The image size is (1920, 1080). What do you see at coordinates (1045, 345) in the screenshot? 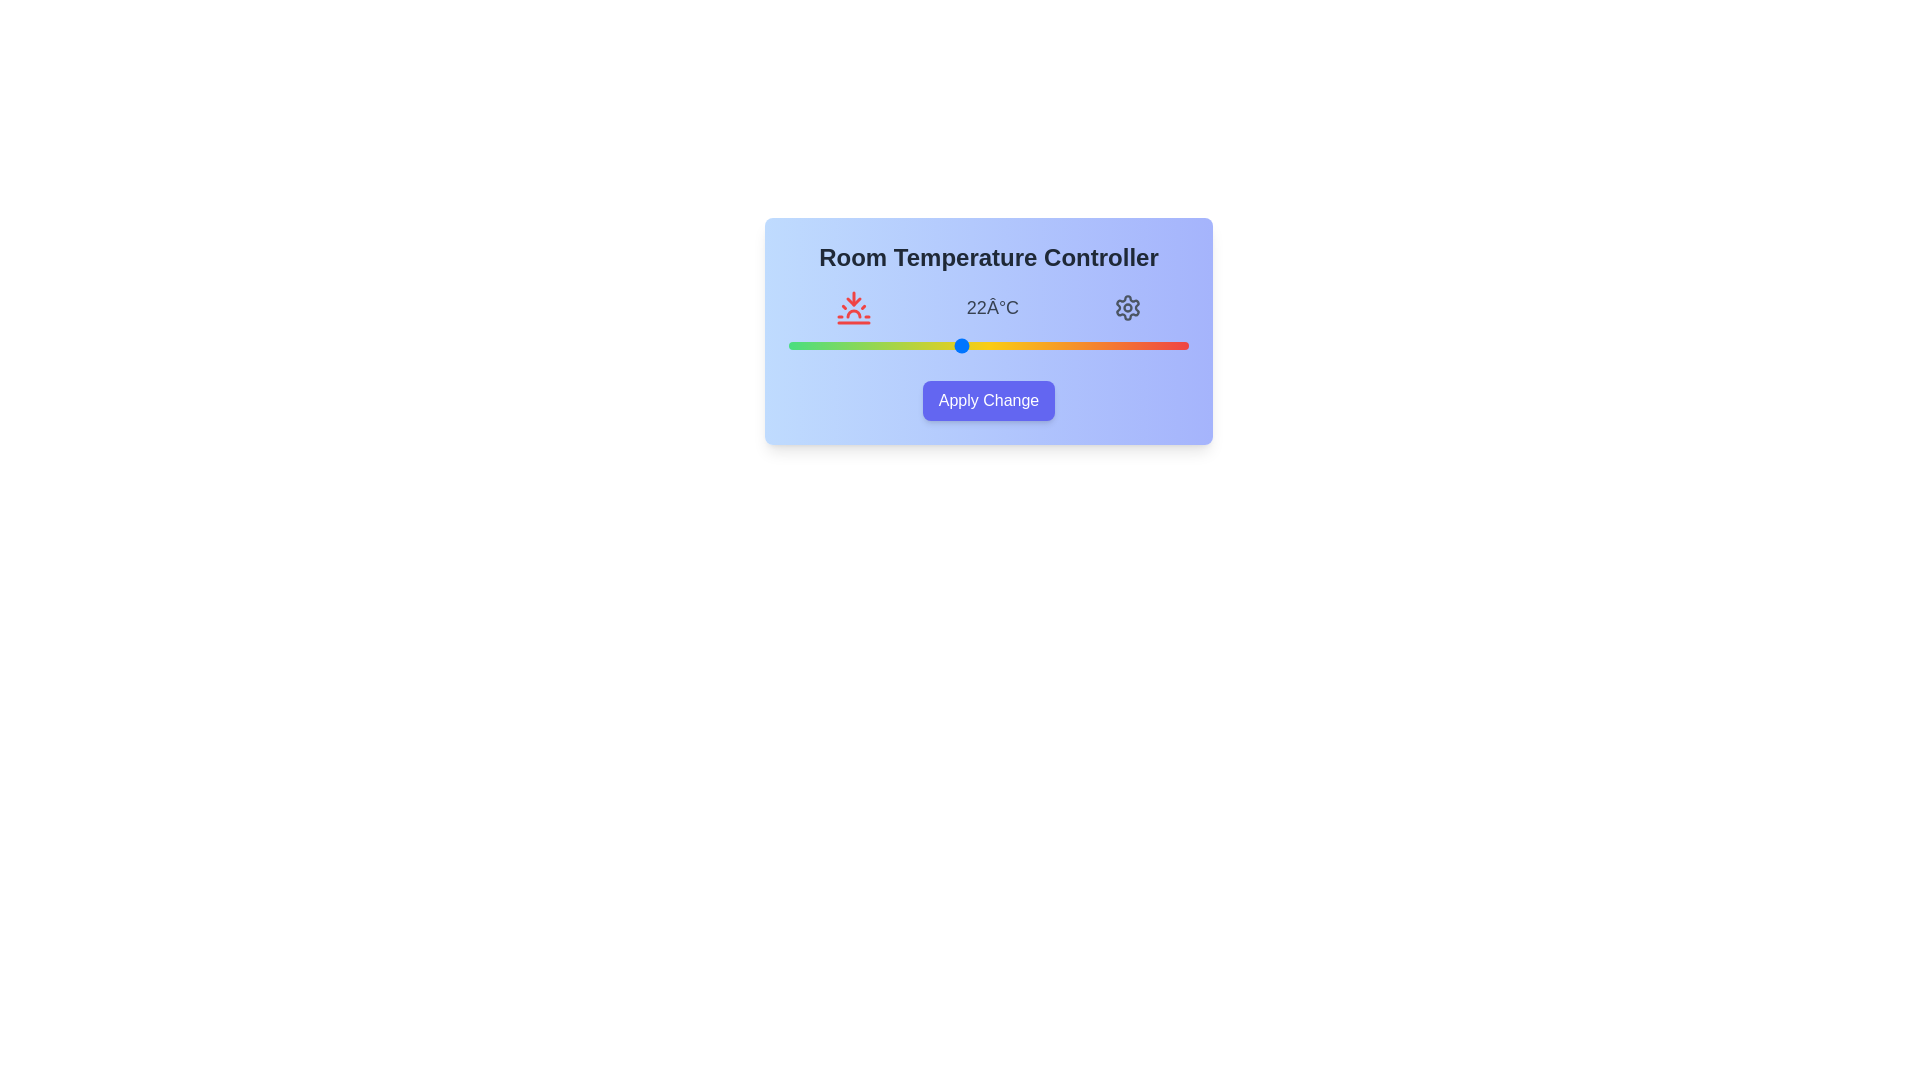
I see `the temperature slider to 25 degrees` at bounding box center [1045, 345].